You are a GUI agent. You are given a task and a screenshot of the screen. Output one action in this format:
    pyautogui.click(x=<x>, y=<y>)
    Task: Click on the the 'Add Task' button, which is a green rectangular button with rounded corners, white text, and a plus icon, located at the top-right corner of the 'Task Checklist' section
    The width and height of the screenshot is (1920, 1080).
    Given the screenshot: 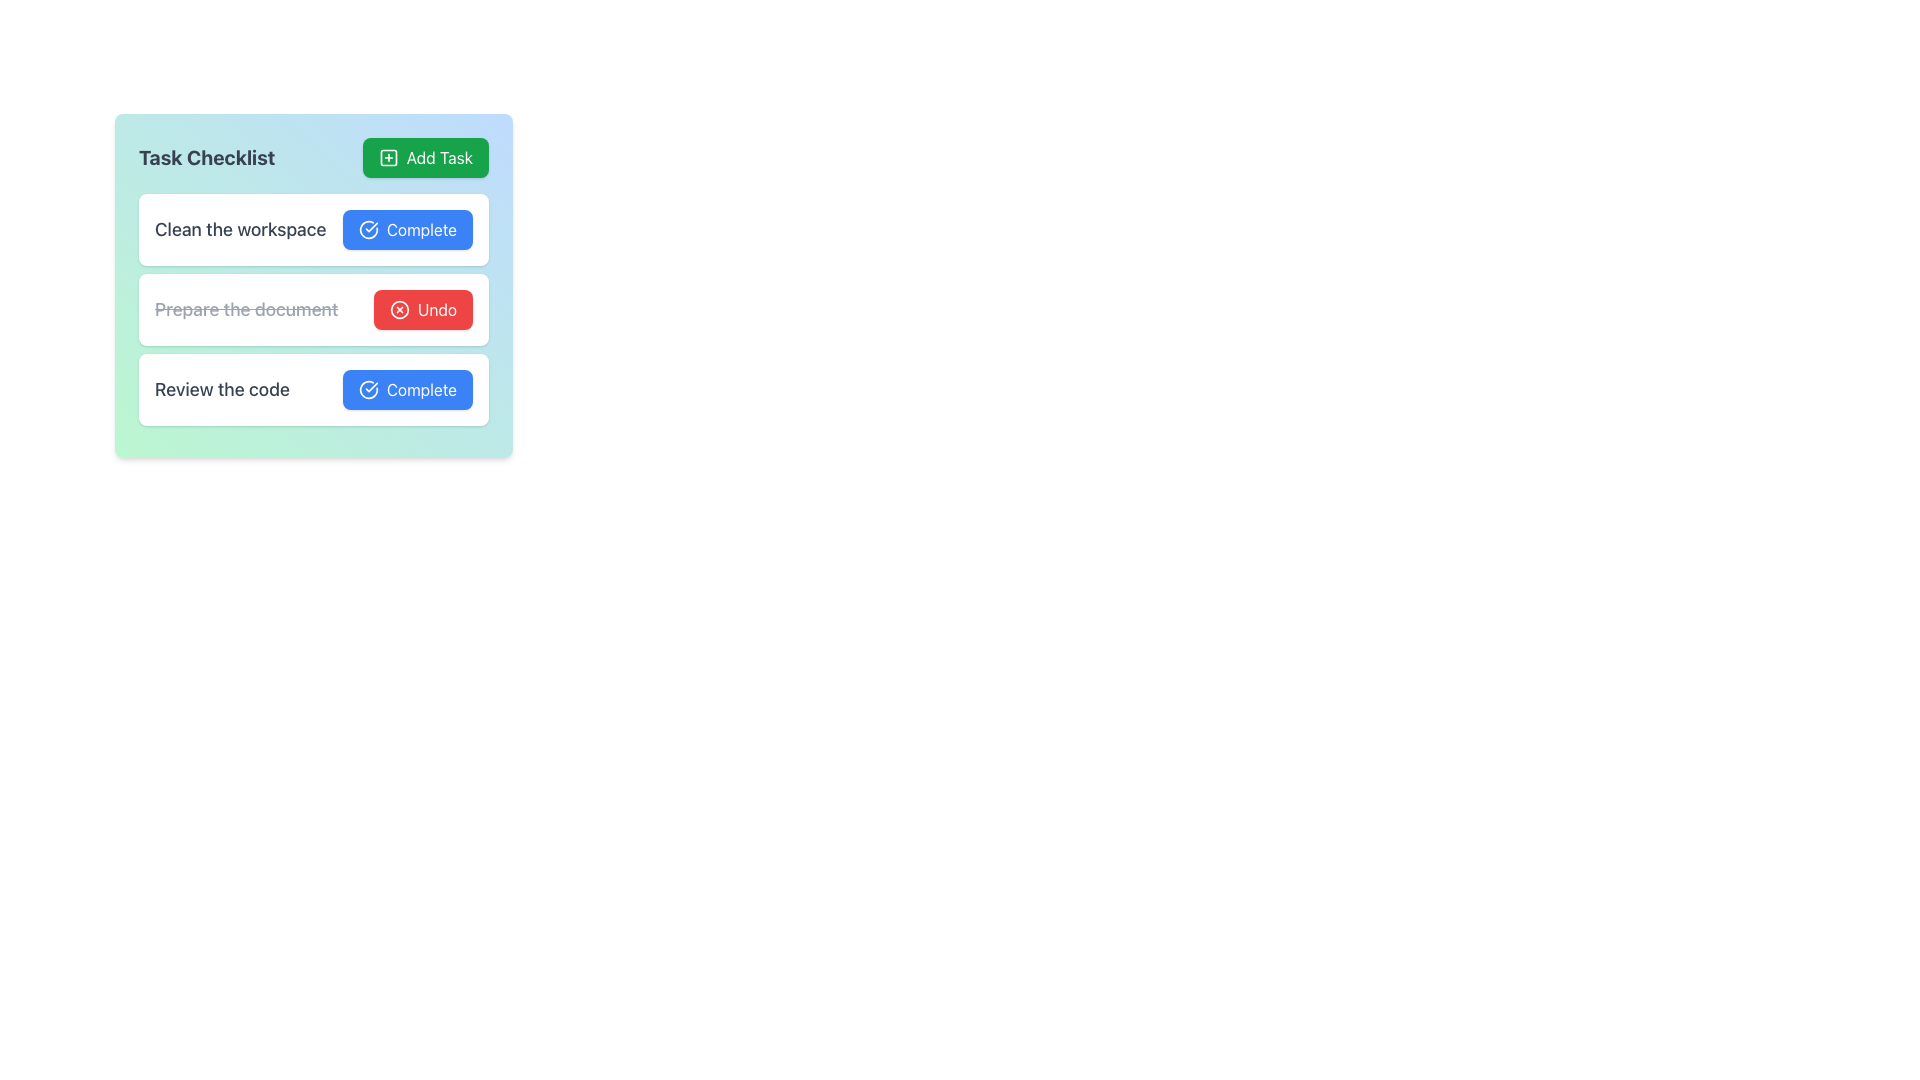 What is the action you would take?
    pyautogui.click(x=424, y=157)
    